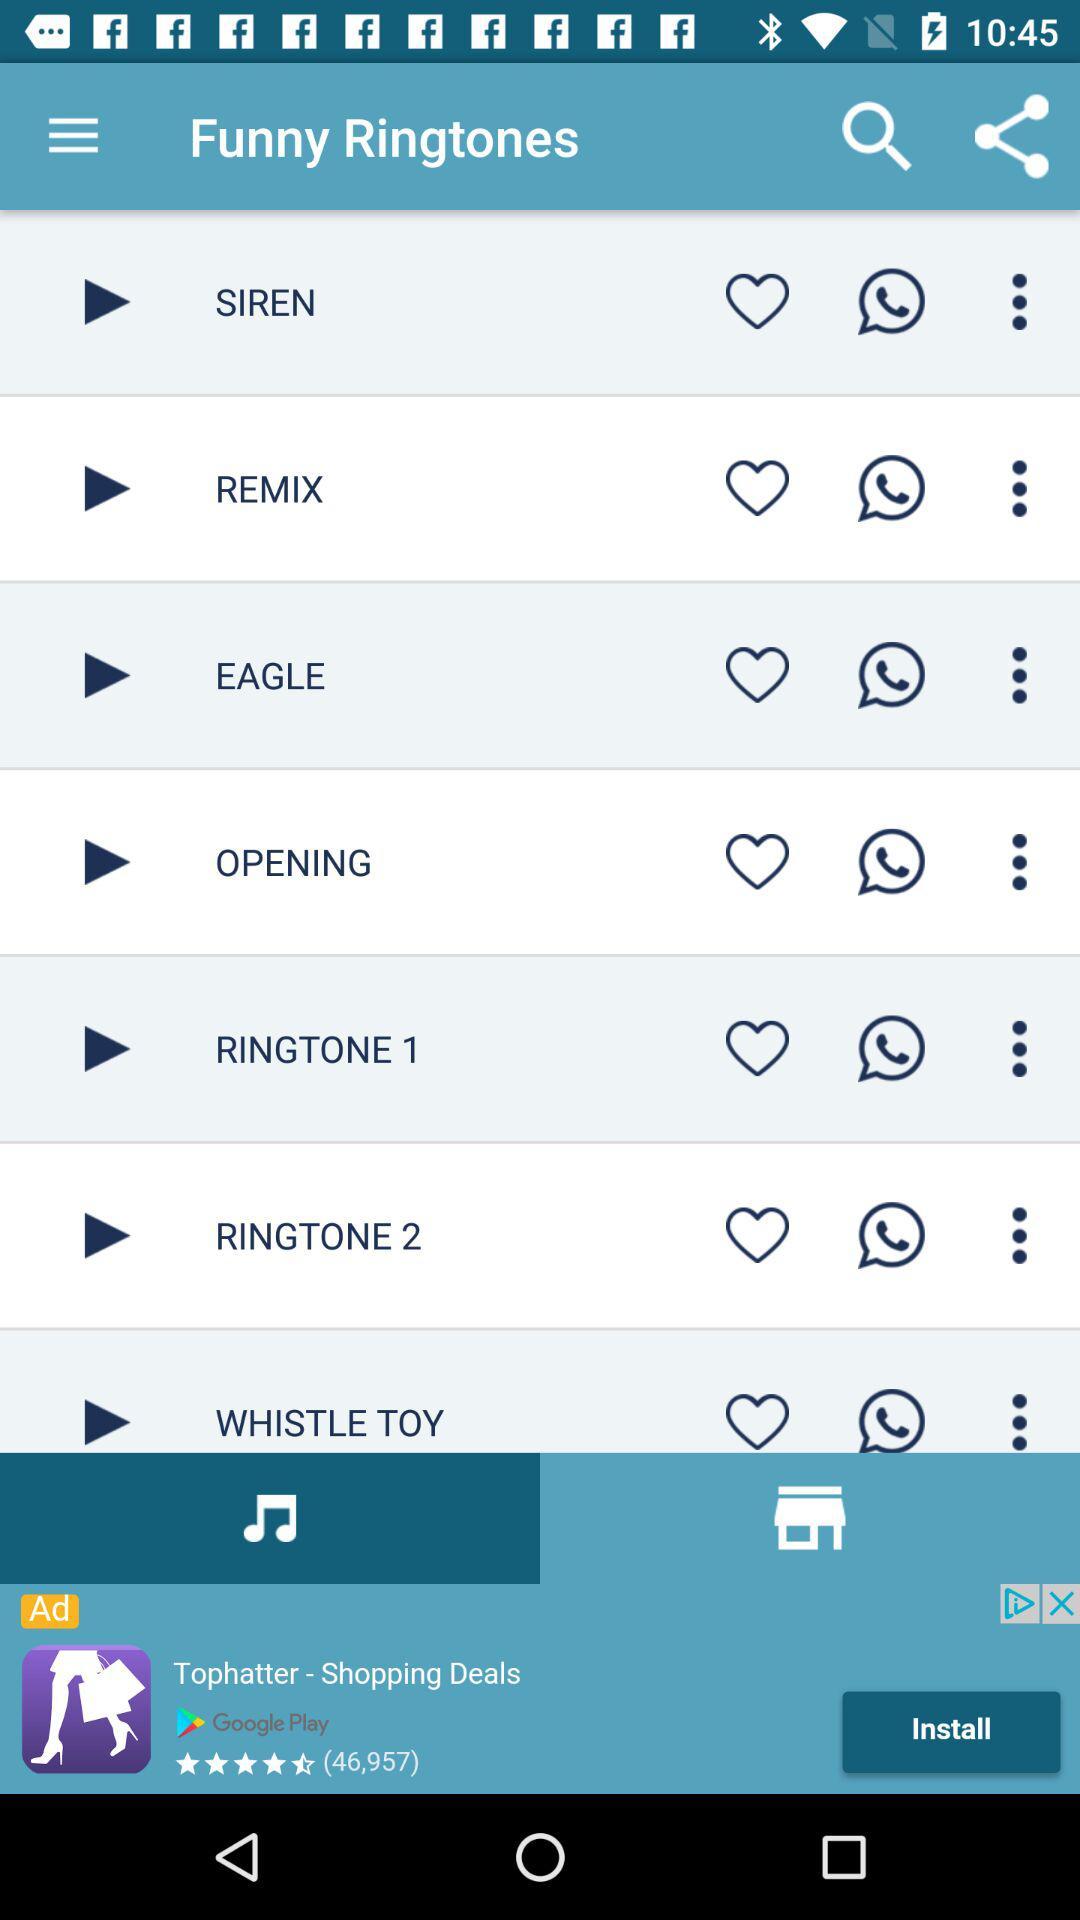  What do you see at coordinates (757, 1234) in the screenshot?
I see `heart symbol` at bounding box center [757, 1234].